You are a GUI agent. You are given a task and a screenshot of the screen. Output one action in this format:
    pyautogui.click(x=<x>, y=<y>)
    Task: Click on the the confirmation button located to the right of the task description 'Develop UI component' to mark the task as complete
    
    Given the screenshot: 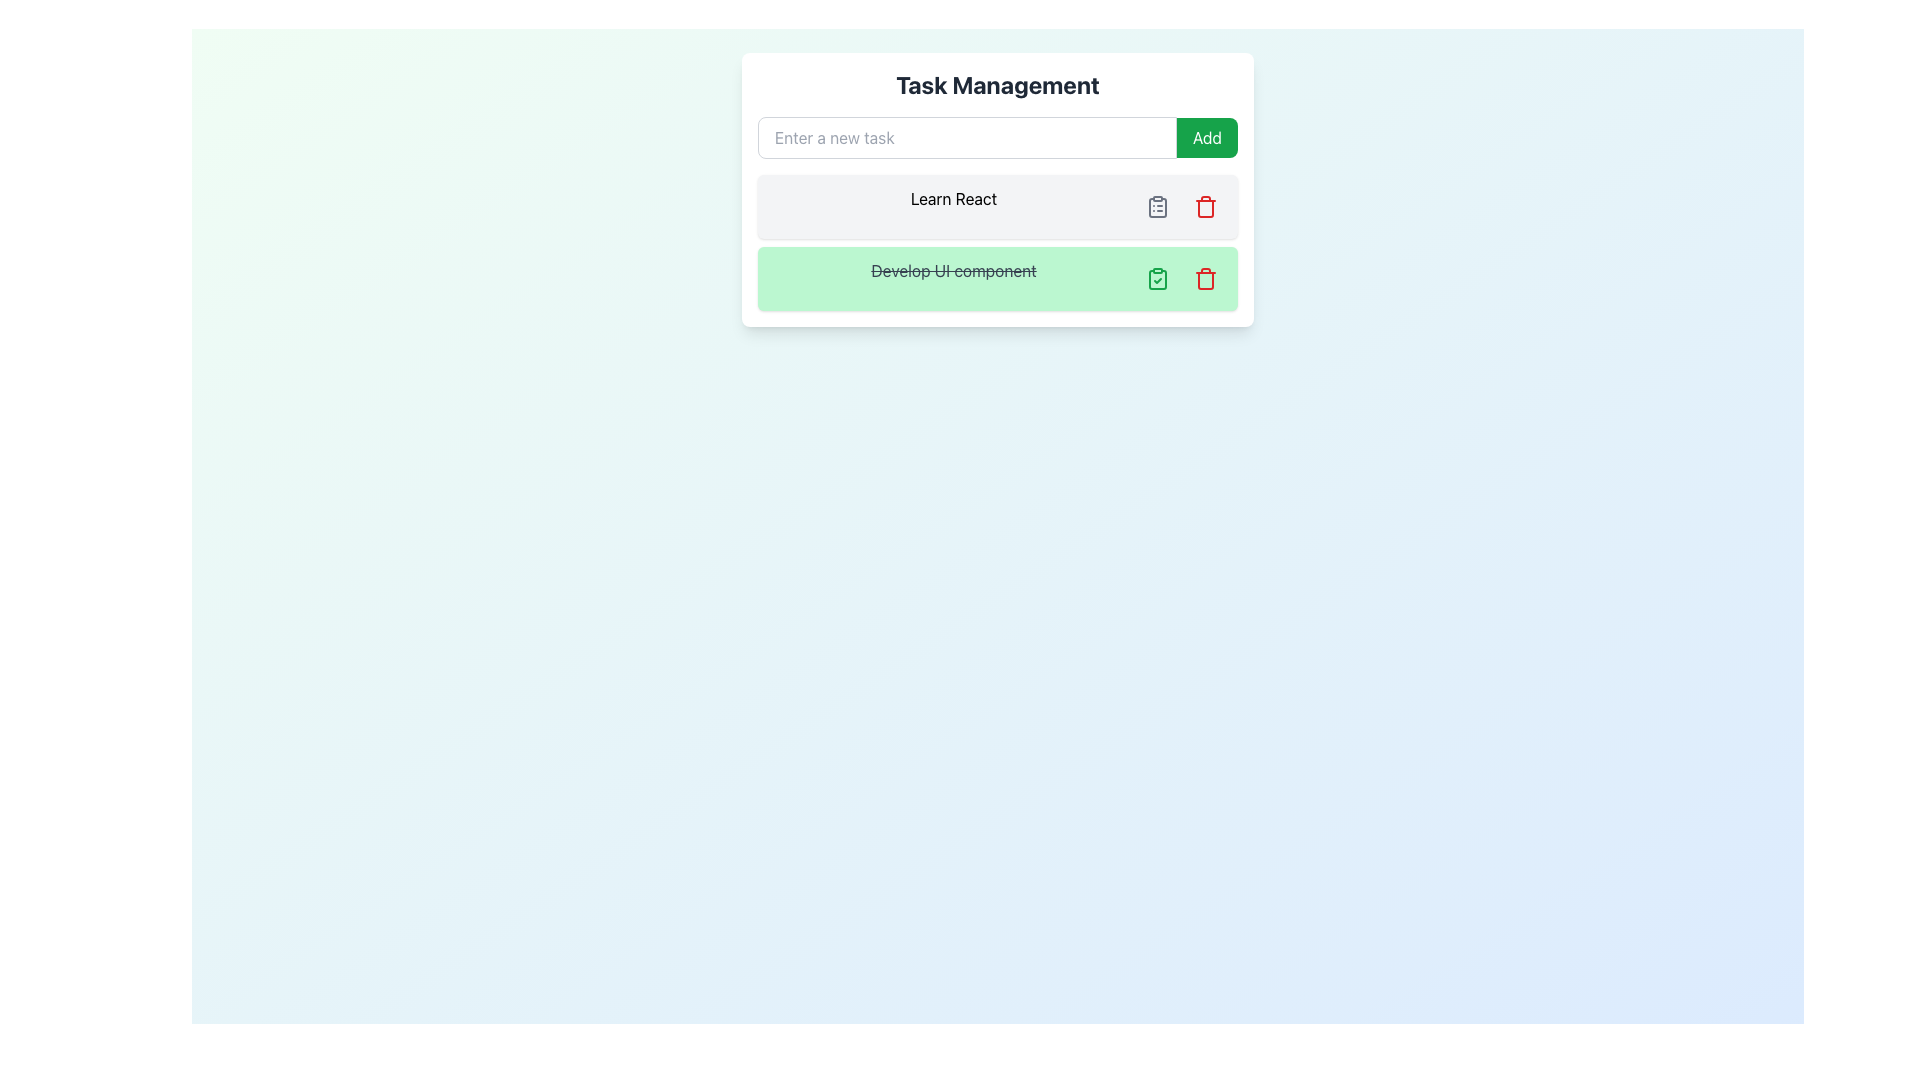 What is the action you would take?
    pyautogui.click(x=1157, y=278)
    